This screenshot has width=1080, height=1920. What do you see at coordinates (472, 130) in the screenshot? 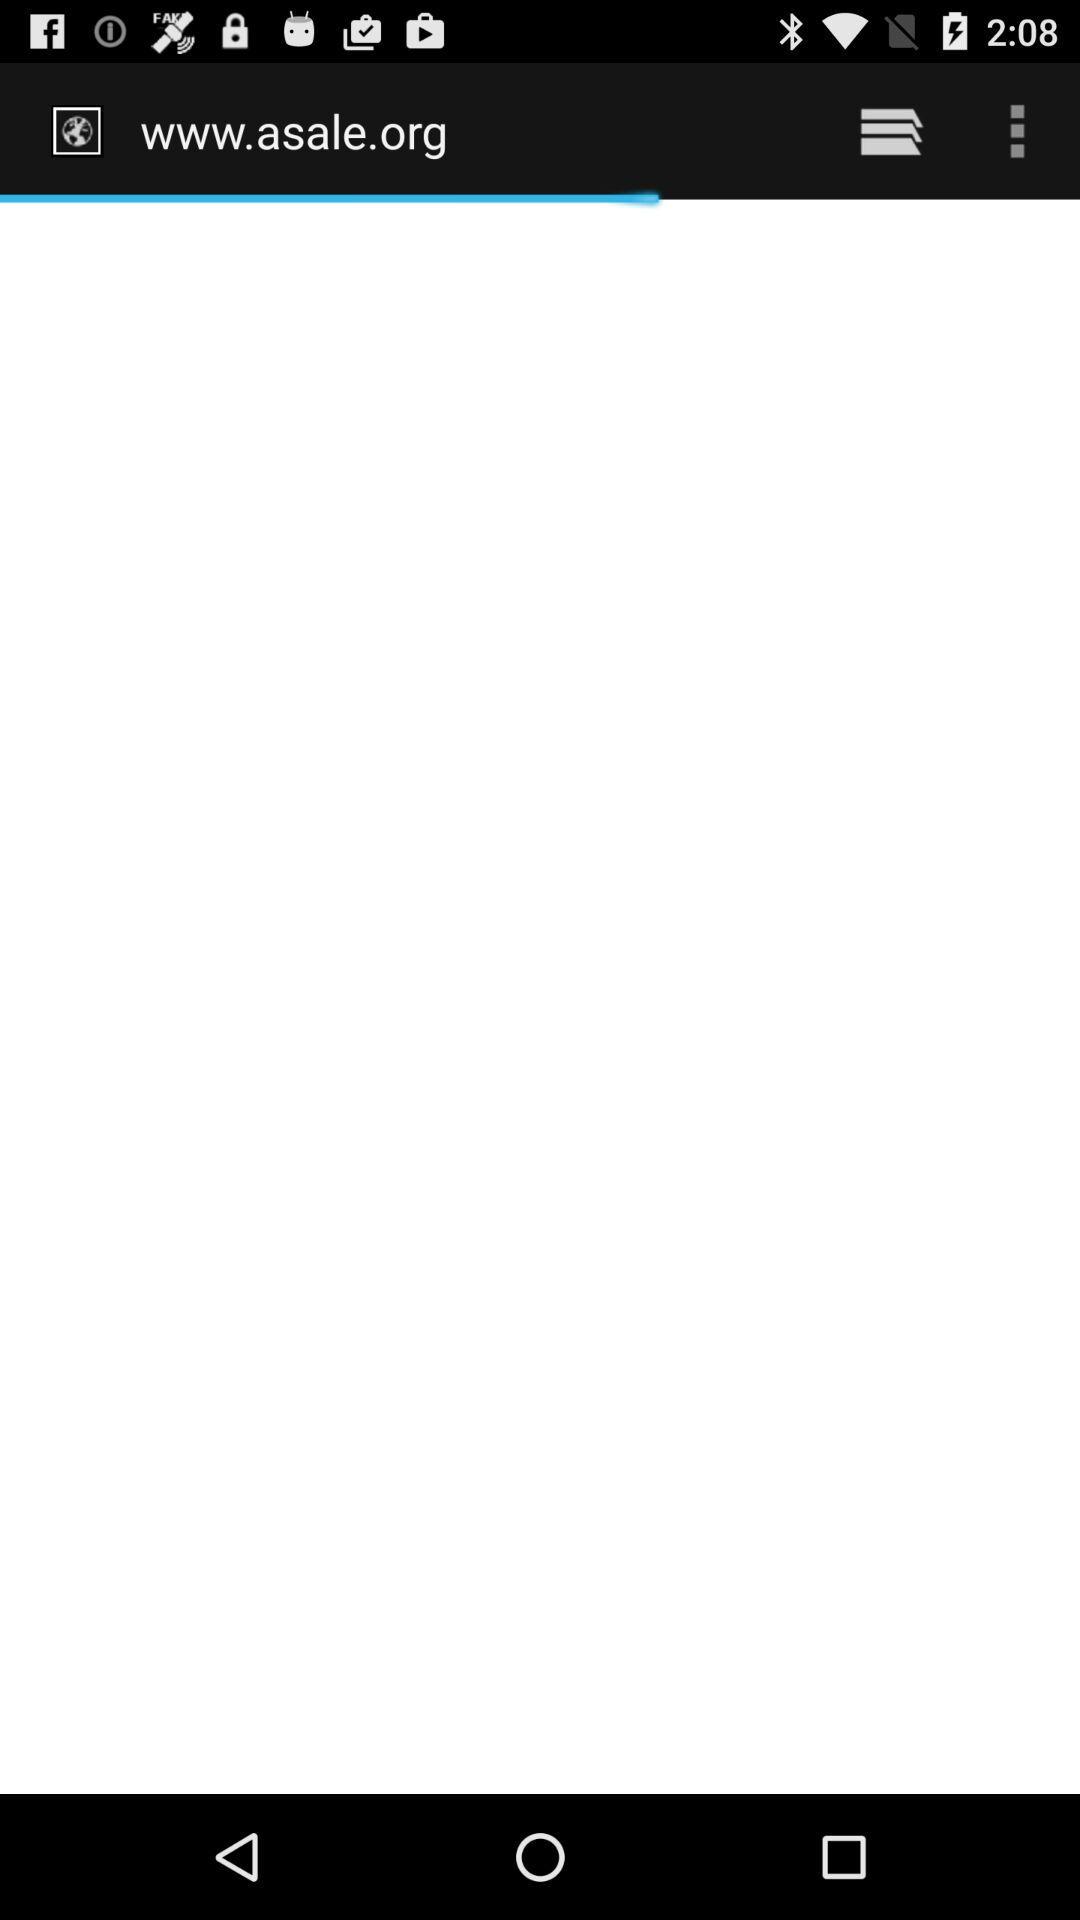
I see `the http www asale` at bounding box center [472, 130].